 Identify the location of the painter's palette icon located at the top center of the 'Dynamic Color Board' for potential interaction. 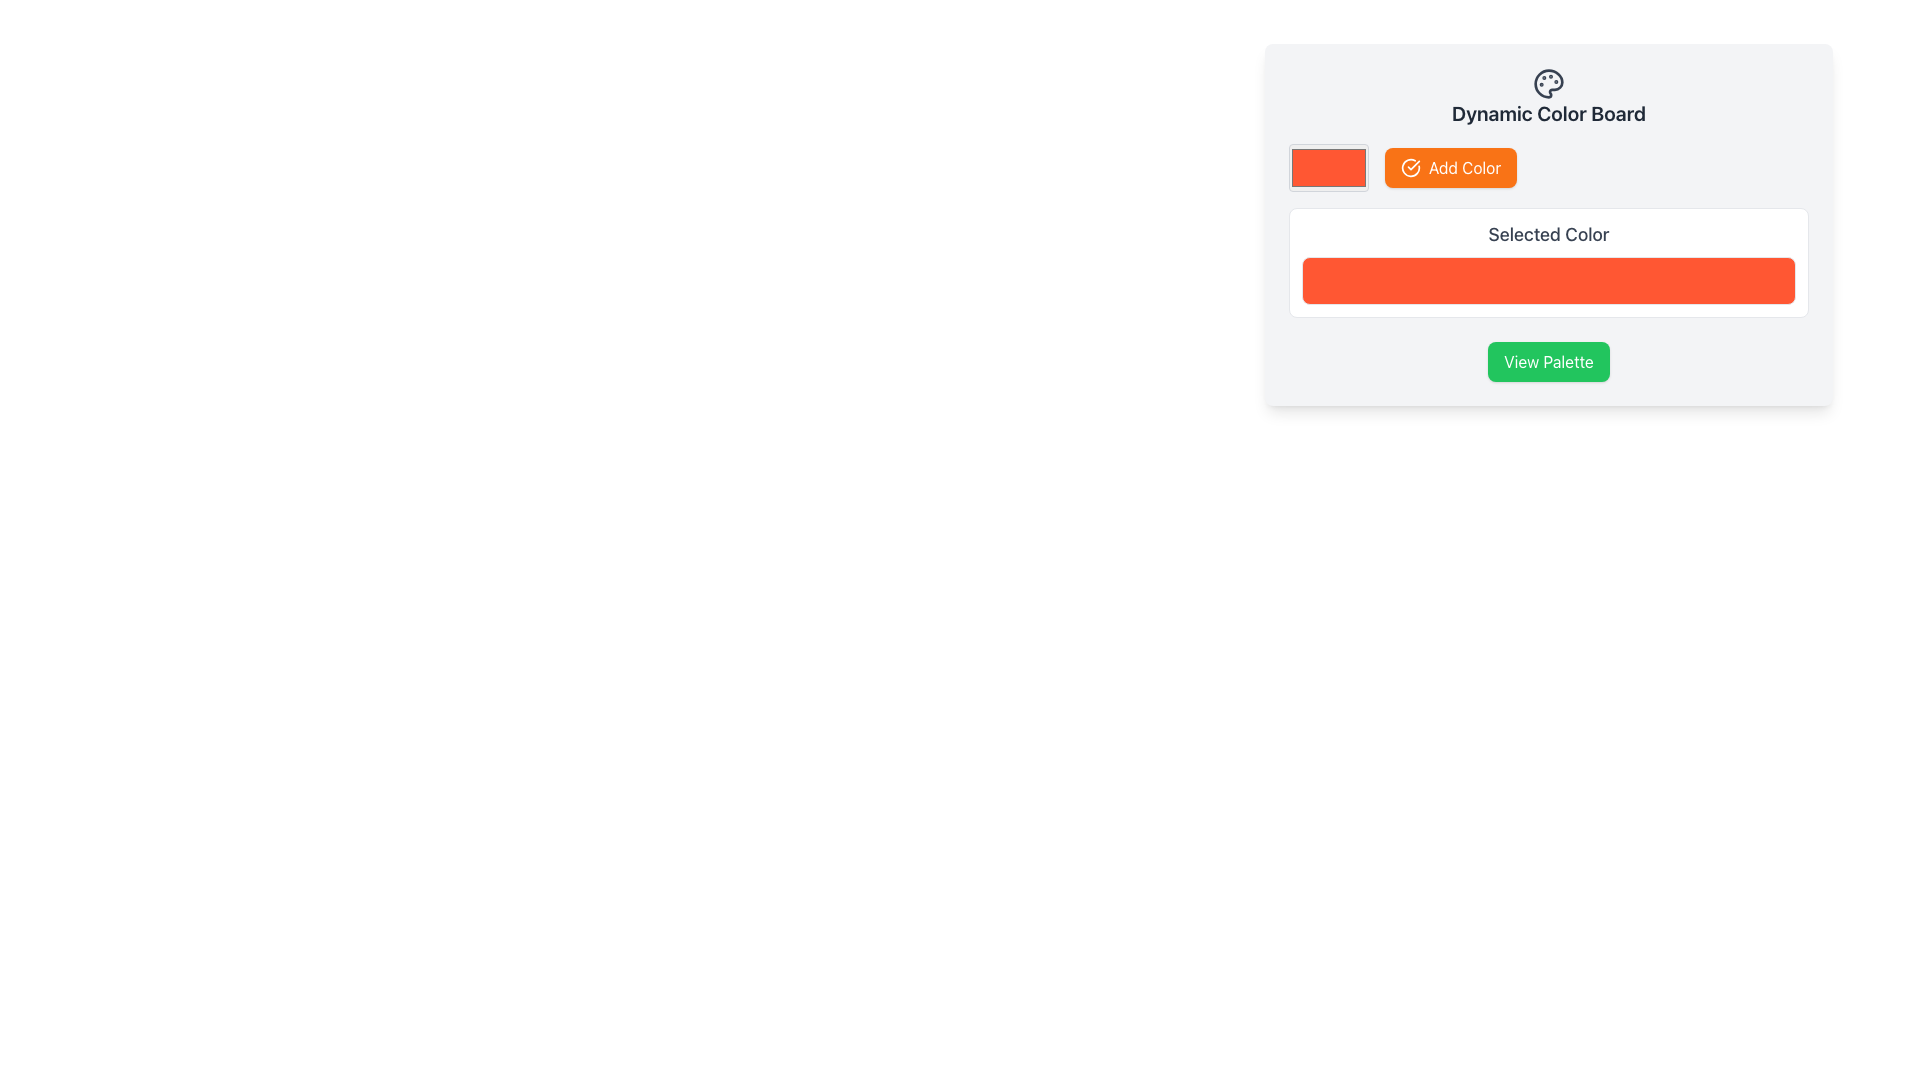
(1548, 83).